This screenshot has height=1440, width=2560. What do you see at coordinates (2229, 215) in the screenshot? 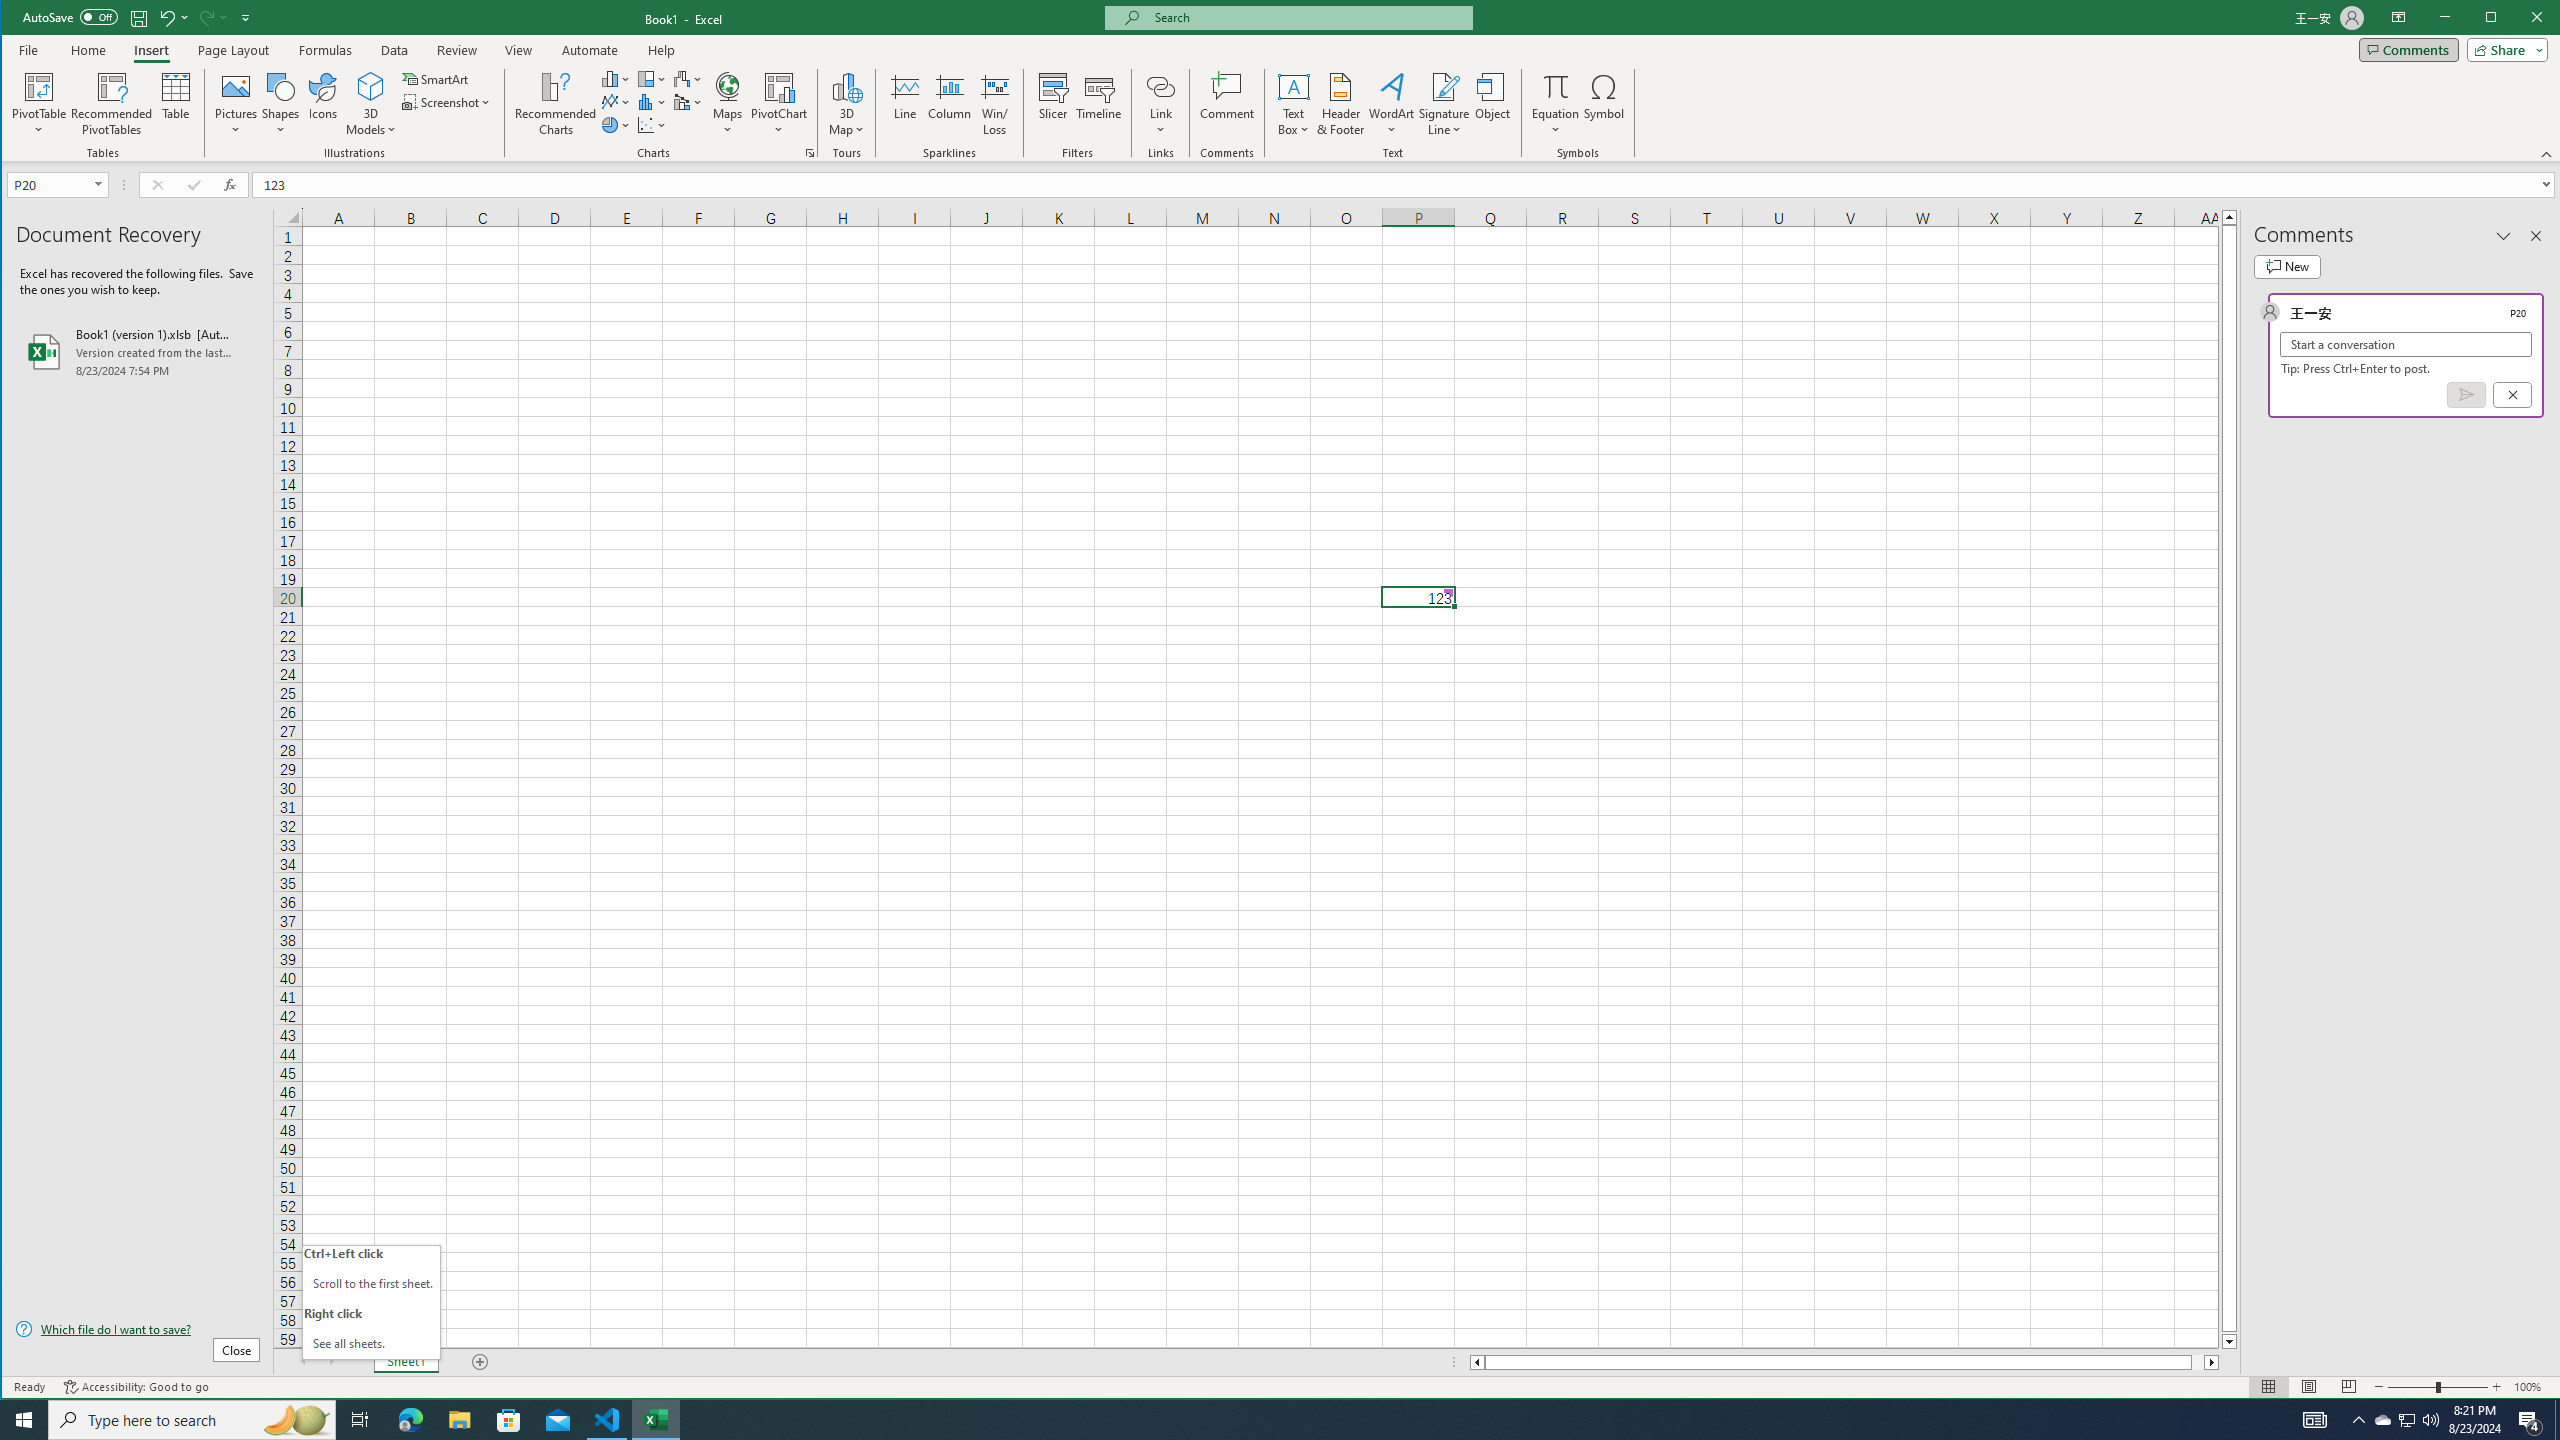
I see `'Line up'` at bounding box center [2229, 215].